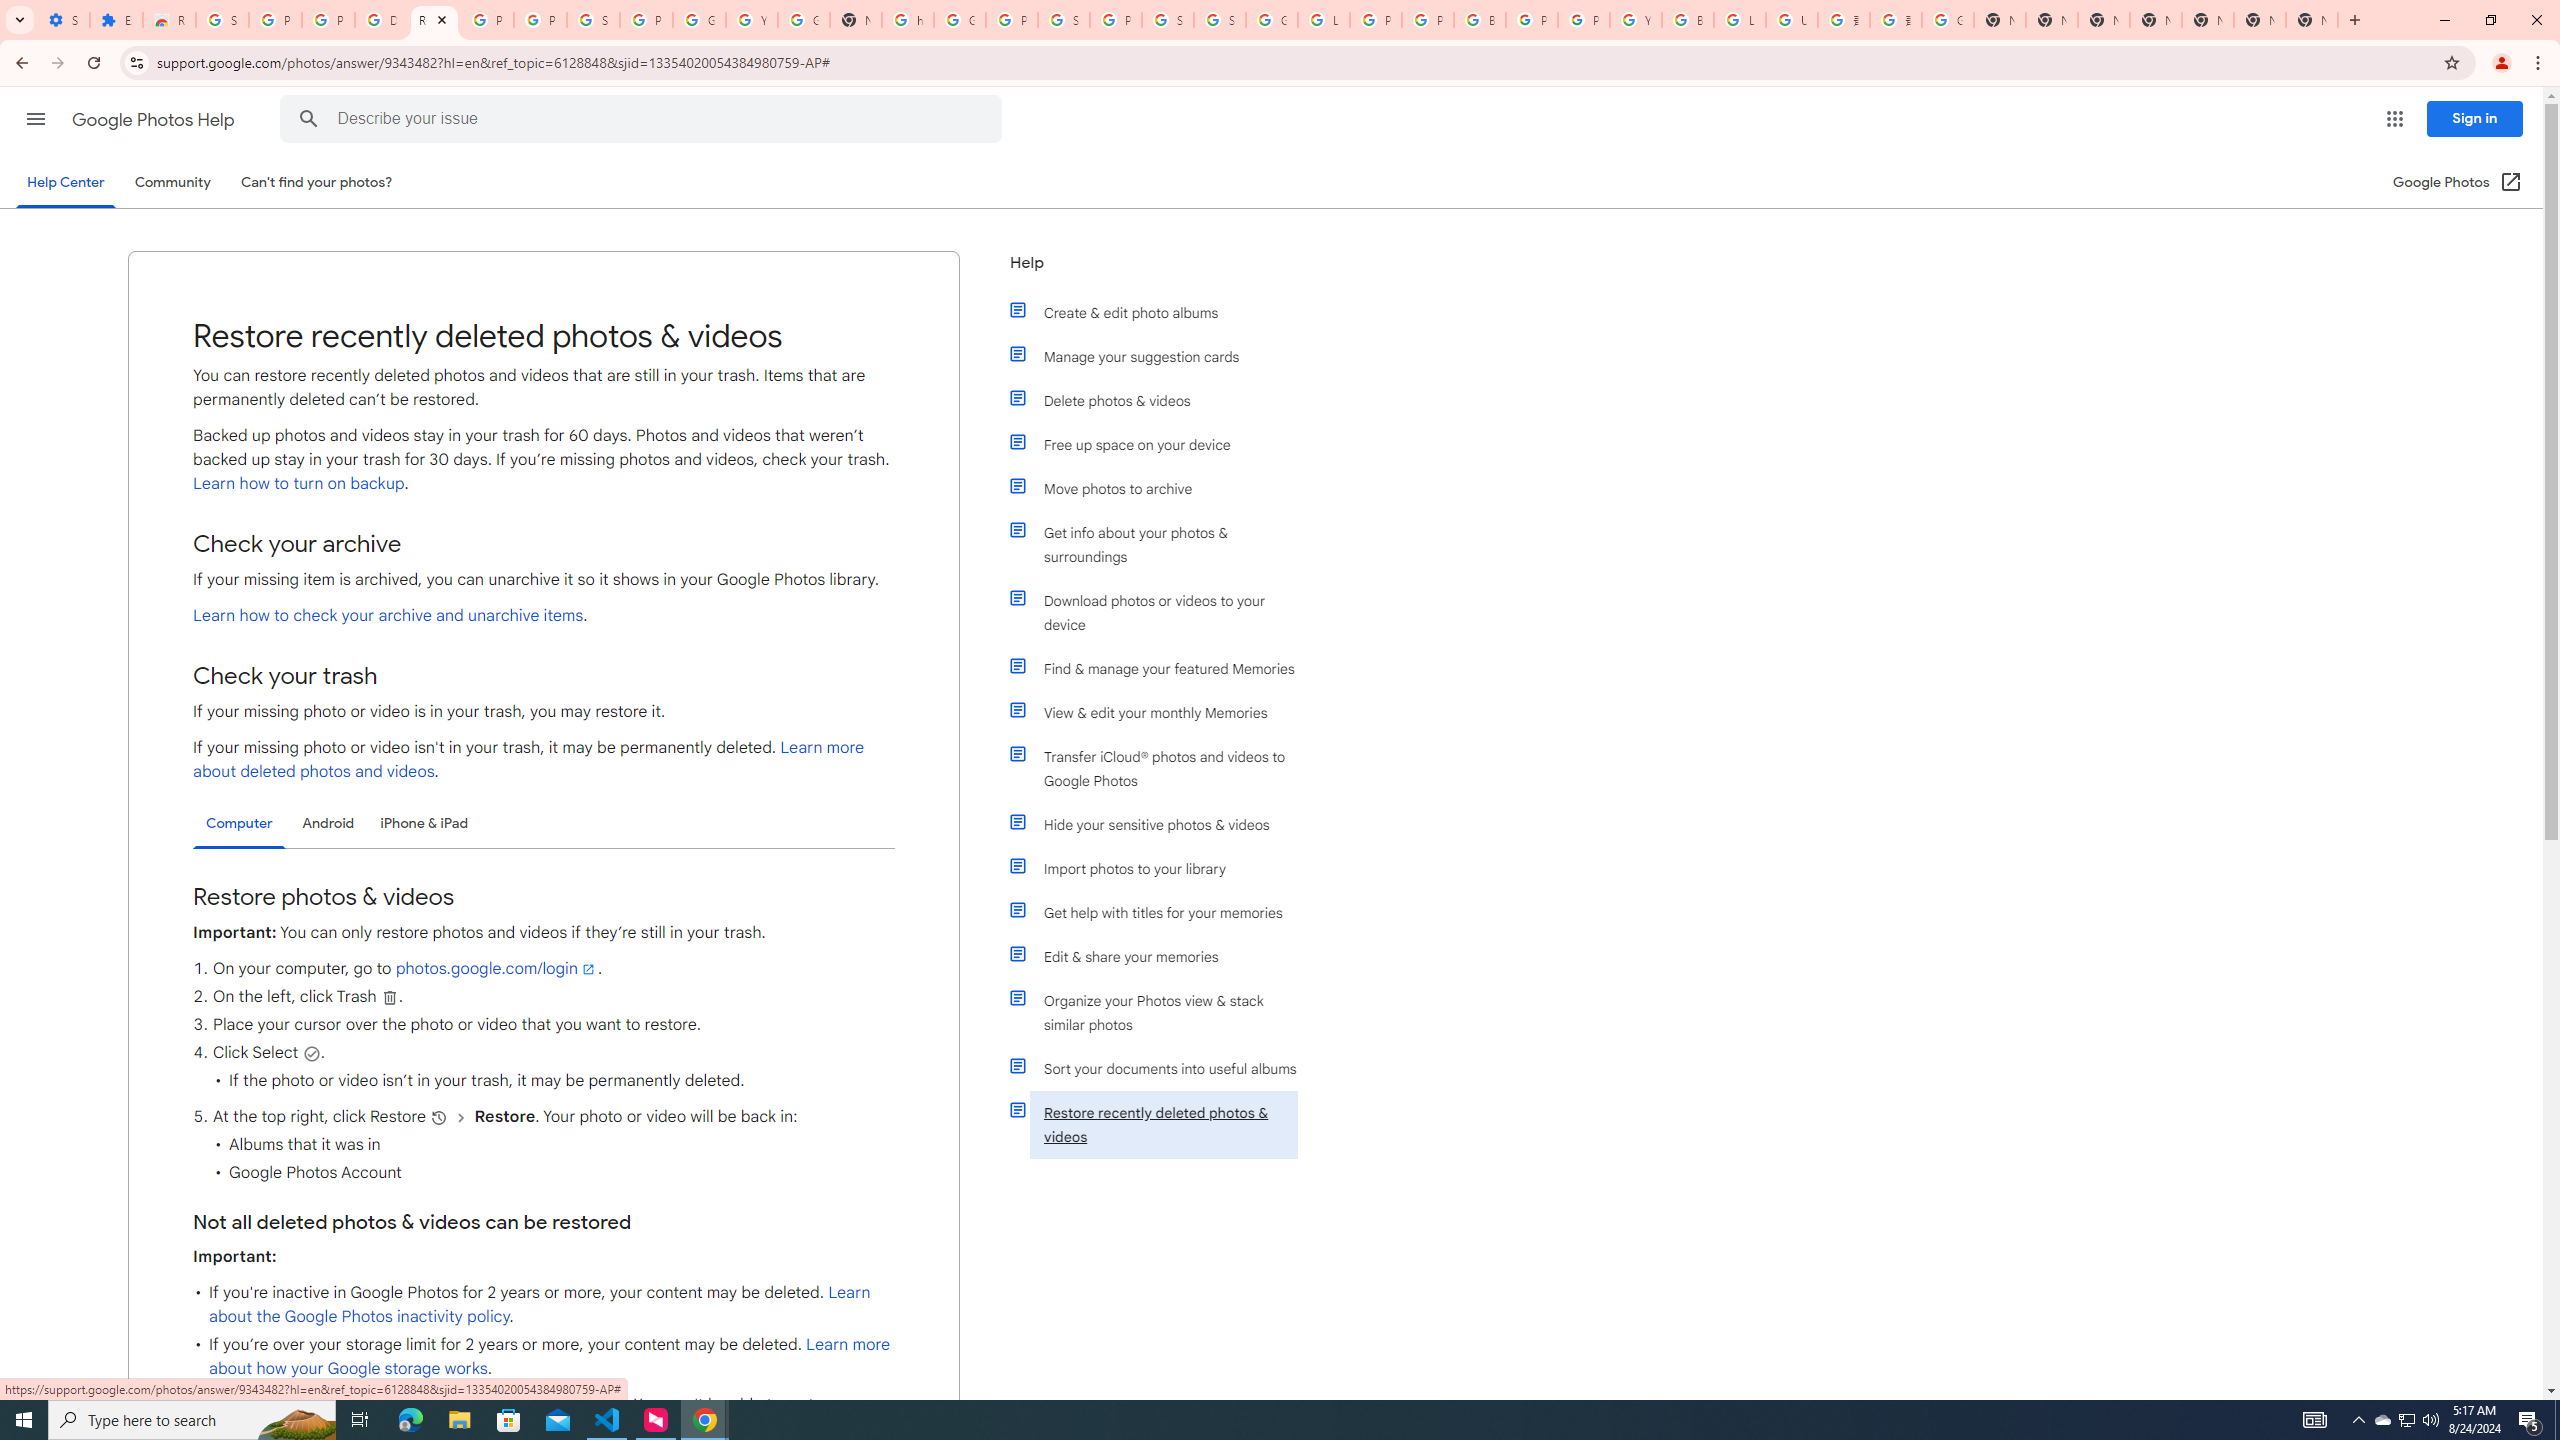 Image resolution: width=2560 pixels, height=1440 pixels. What do you see at coordinates (906, 19) in the screenshot?
I see `'https://scholar.google.com/'` at bounding box center [906, 19].